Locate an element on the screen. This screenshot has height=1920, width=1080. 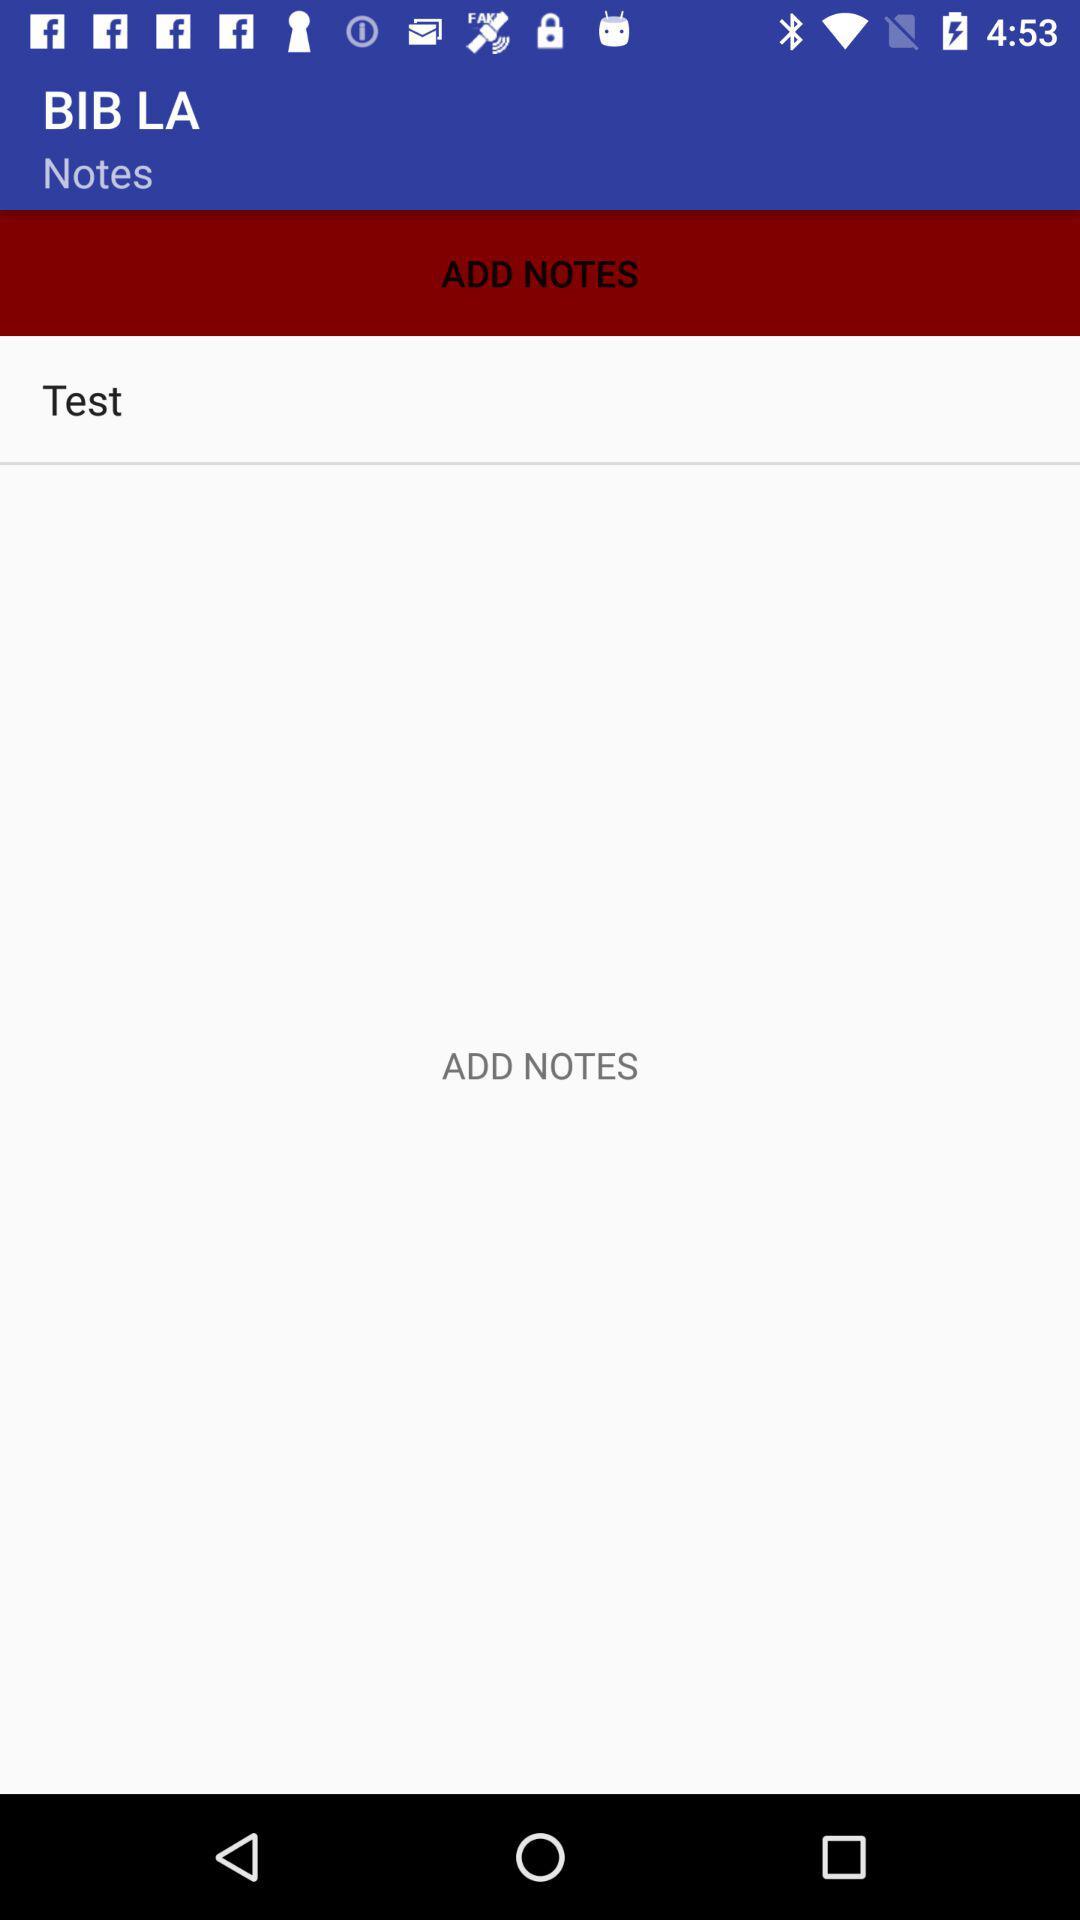
test item is located at coordinates (540, 398).